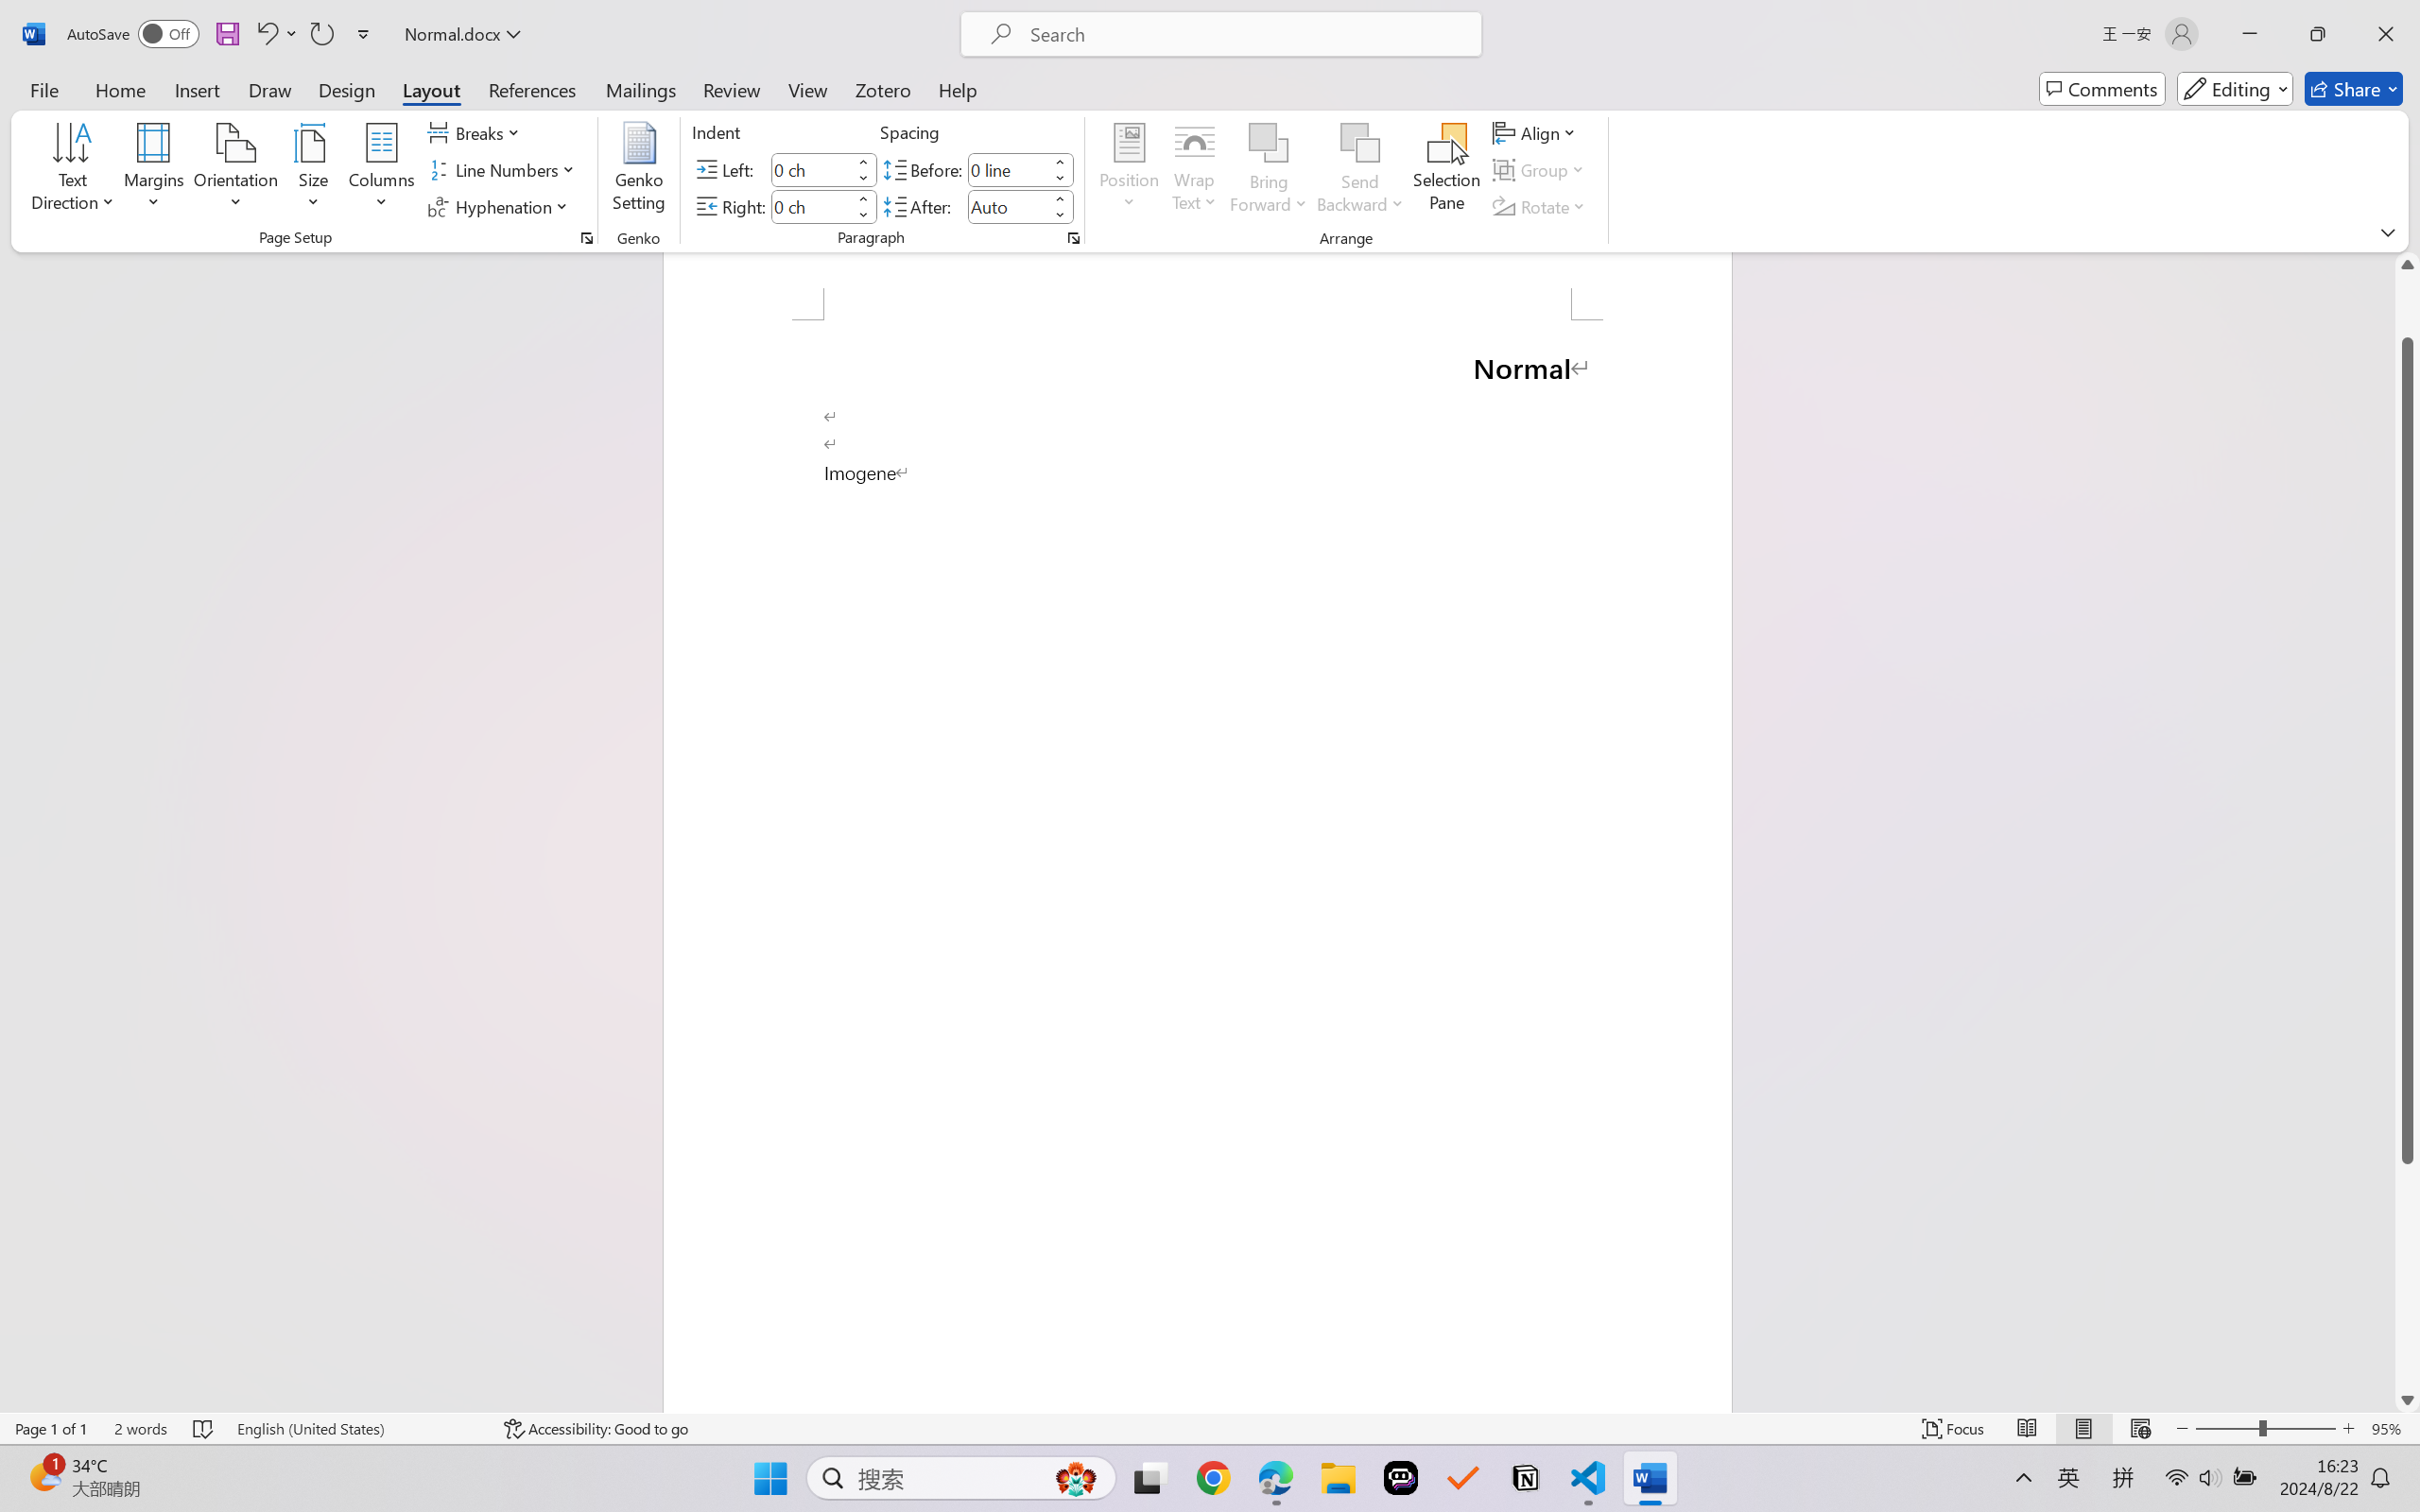  Describe the element at coordinates (2407, 1399) in the screenshot. I see `'Line down'` at that location.